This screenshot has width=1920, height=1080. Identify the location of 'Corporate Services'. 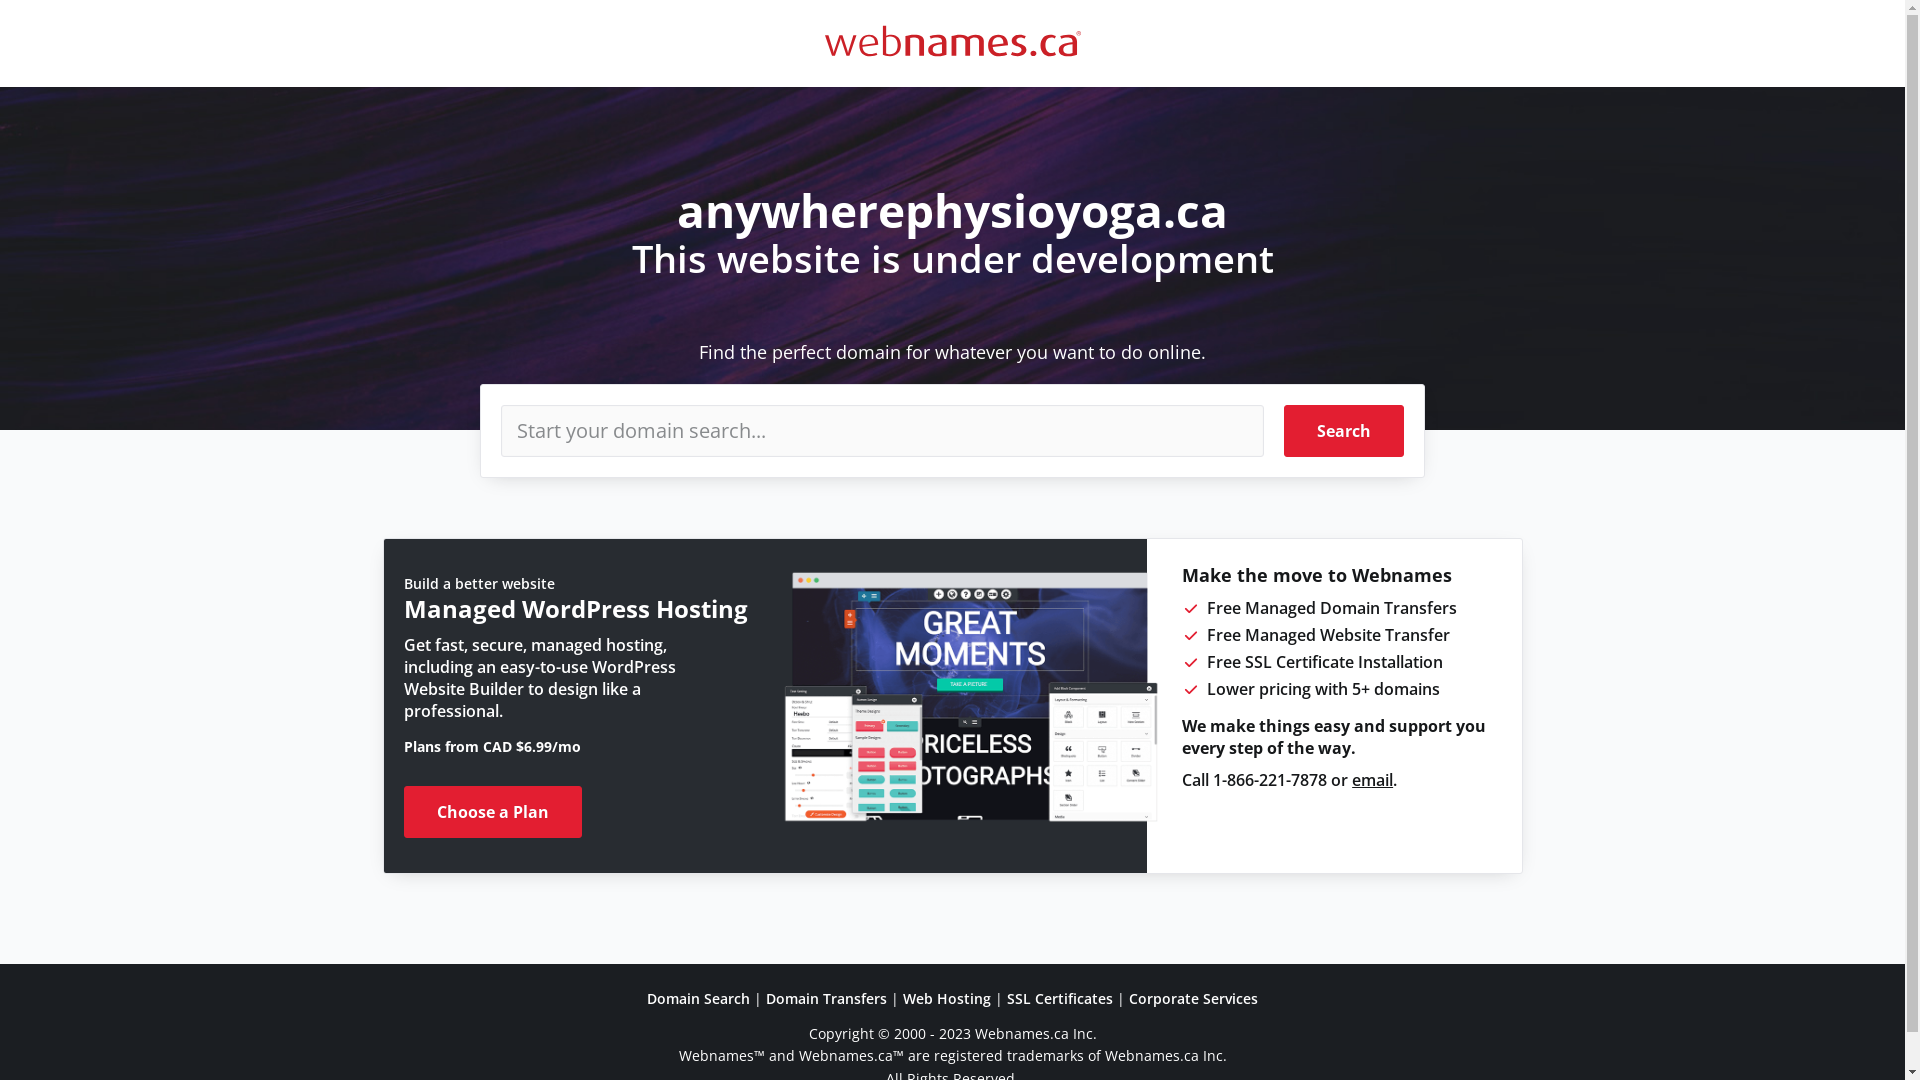
(1193, 998).